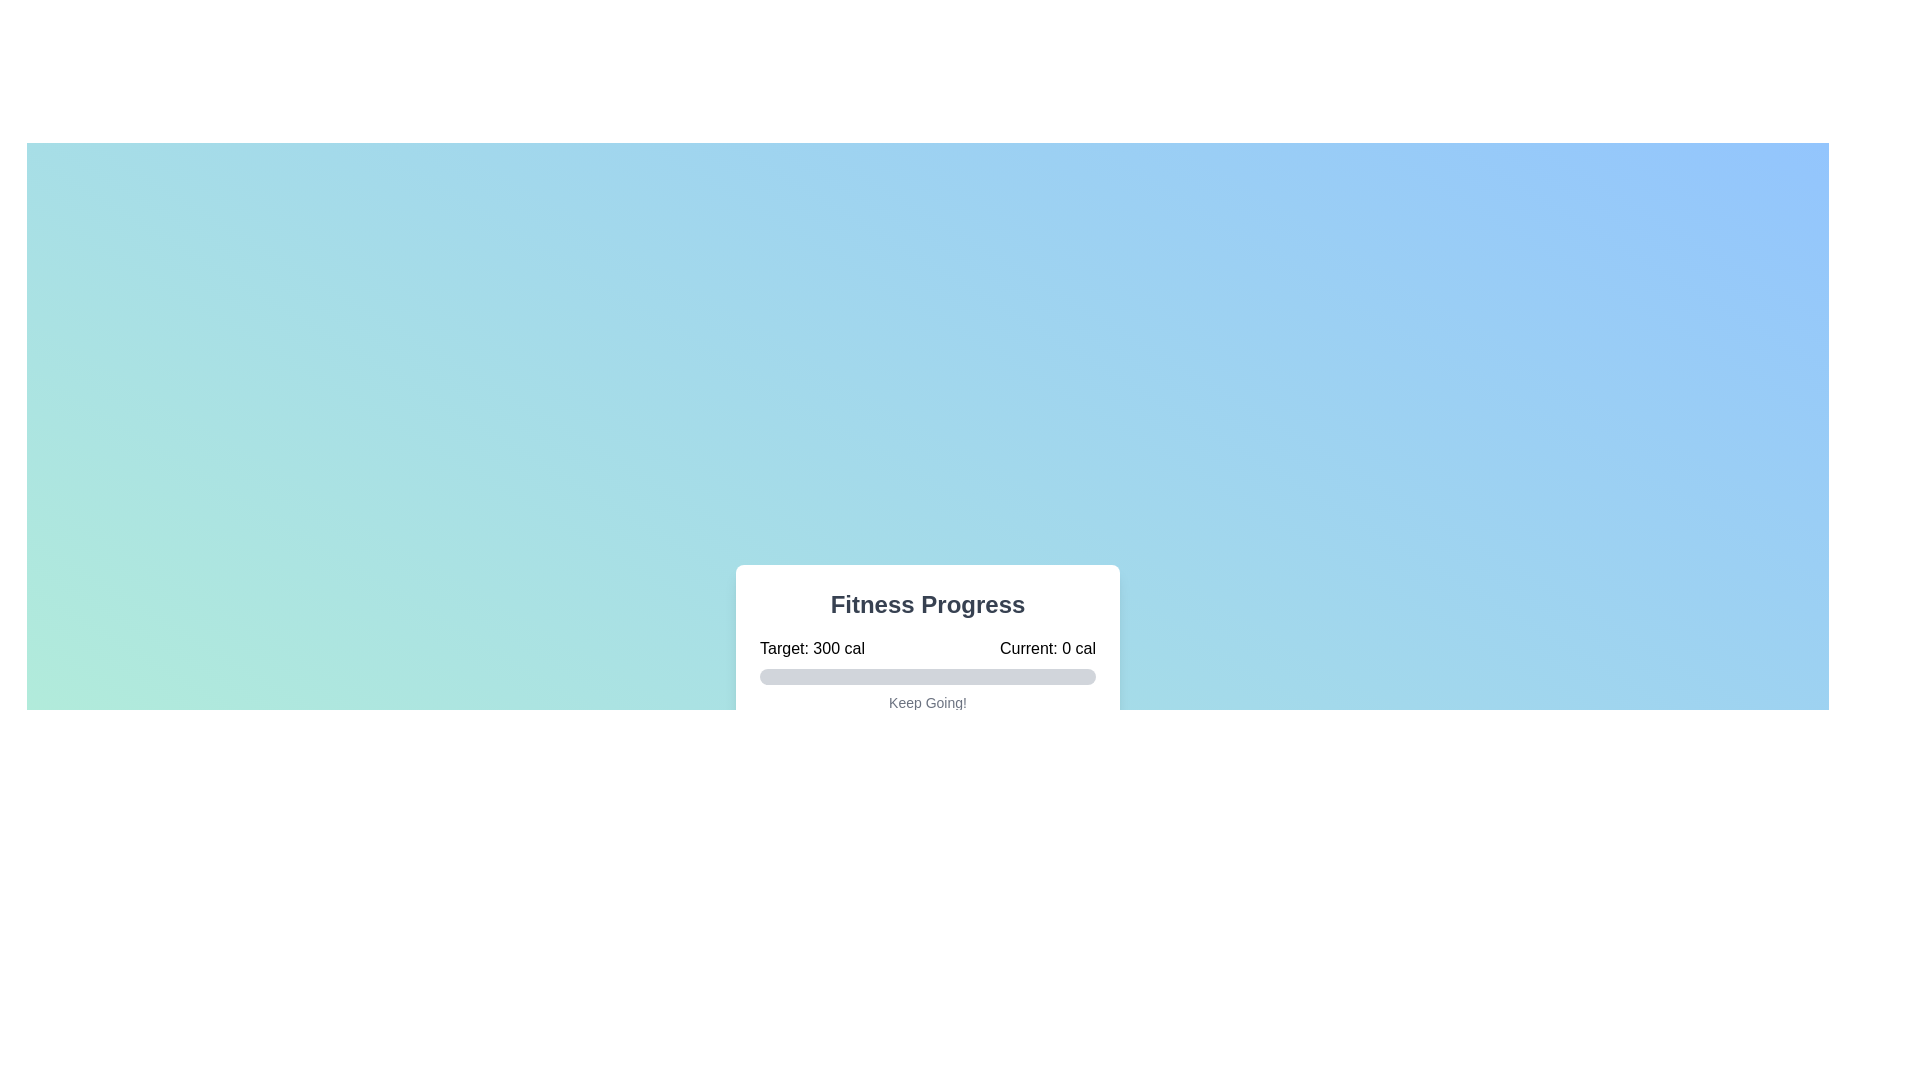 The height and width of the screenshot is (1080, 1920). Describe the element at coordinates (926, 604) in the screenshot. I see `text heading that indicates the card content relates to tracking or displaying fitness progress, located at the top-center of the card` at that location.